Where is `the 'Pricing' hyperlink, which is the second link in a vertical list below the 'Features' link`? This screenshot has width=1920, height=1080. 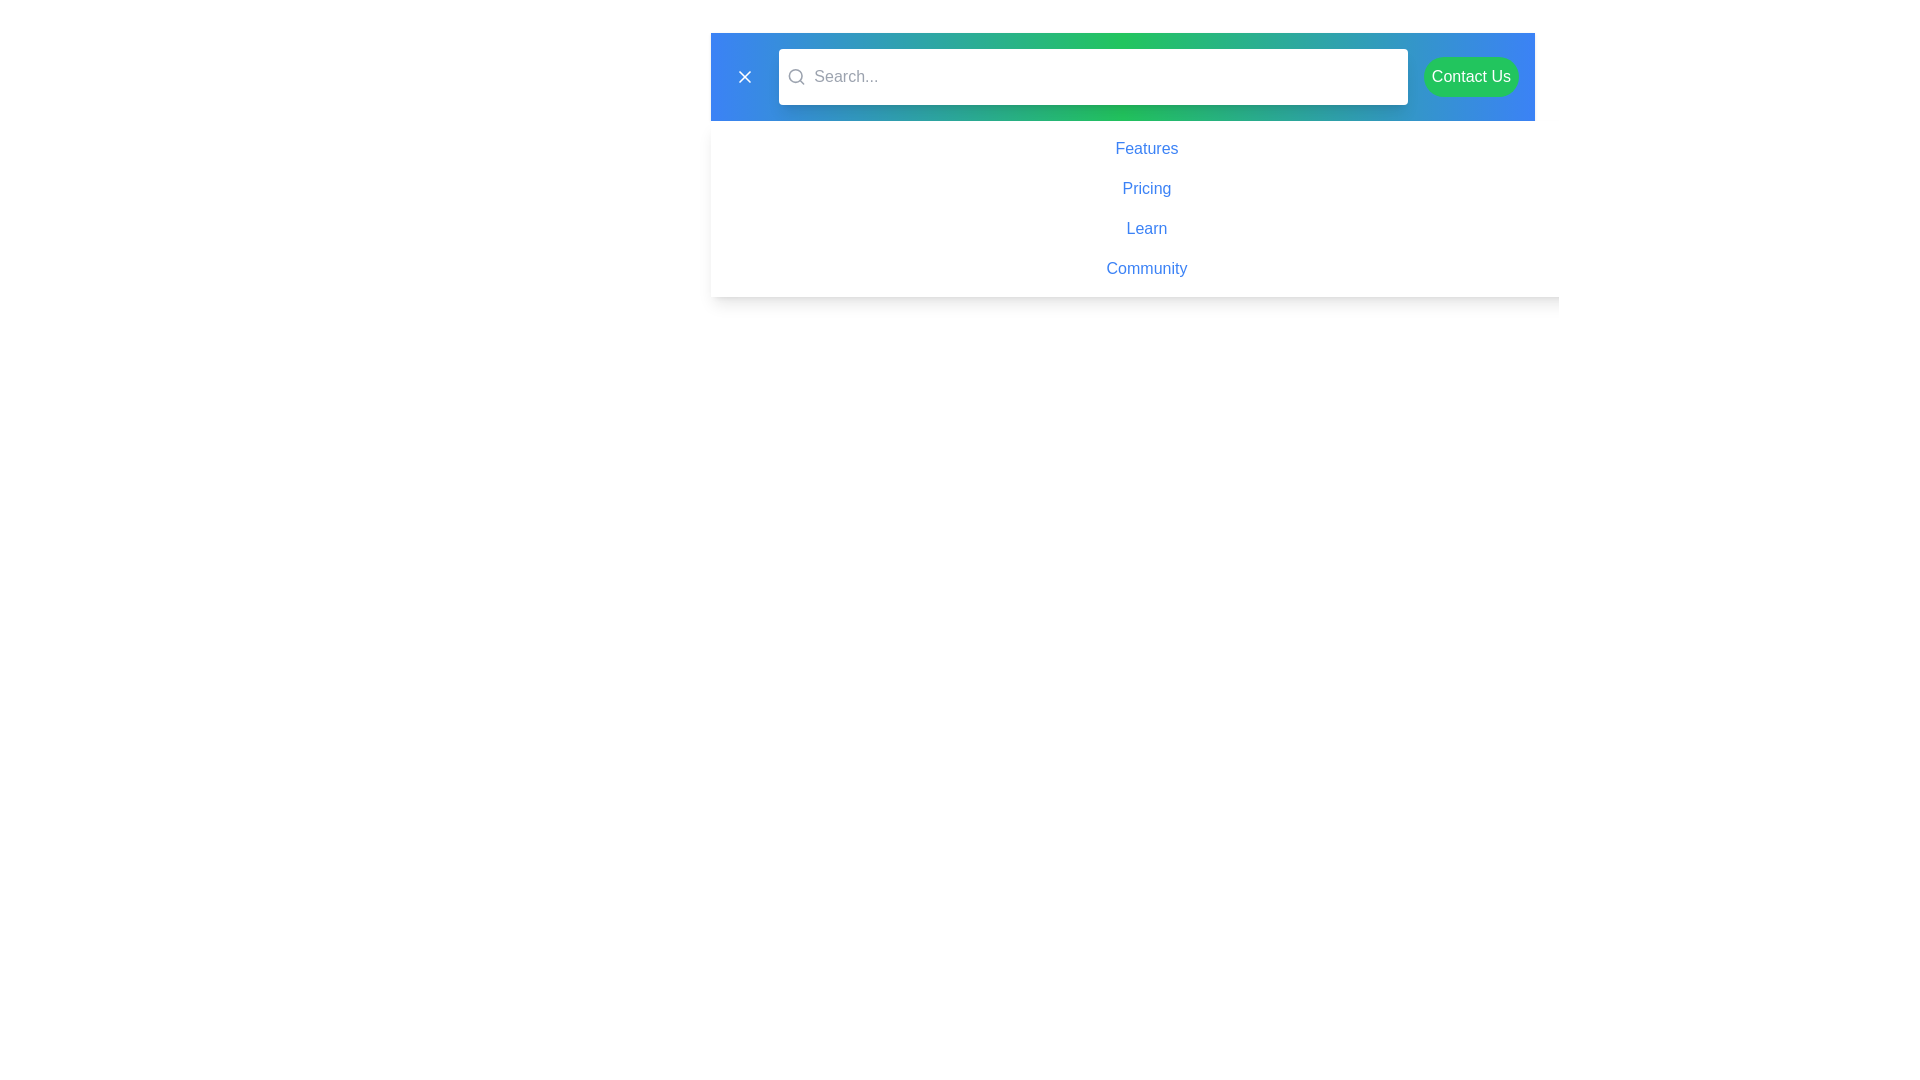
the 'Pricing' hyperlink, which is the second link in a vertical list below the 'Features' link is located at coordinates (1123, 199).